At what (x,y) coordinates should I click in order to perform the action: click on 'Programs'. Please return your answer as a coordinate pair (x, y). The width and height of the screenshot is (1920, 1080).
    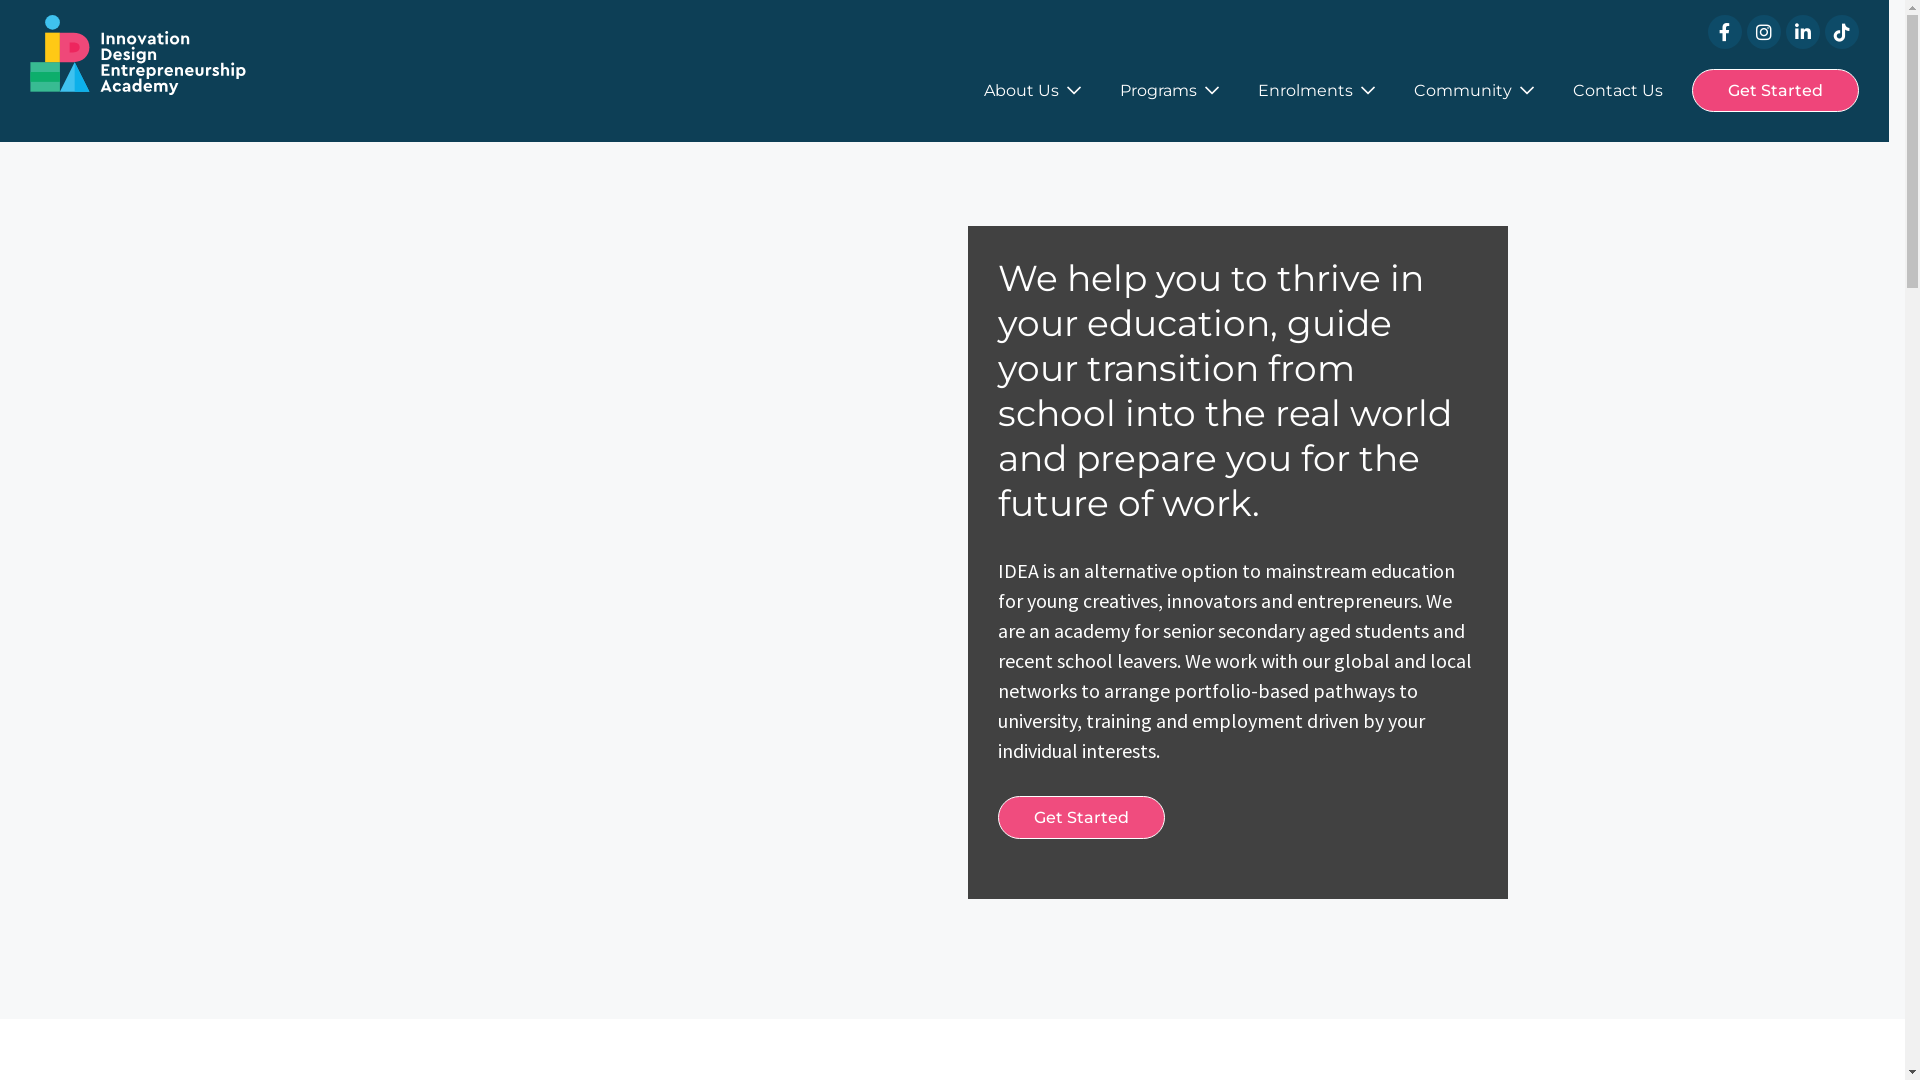
    Looking at the image, I should click on (1169, 90).